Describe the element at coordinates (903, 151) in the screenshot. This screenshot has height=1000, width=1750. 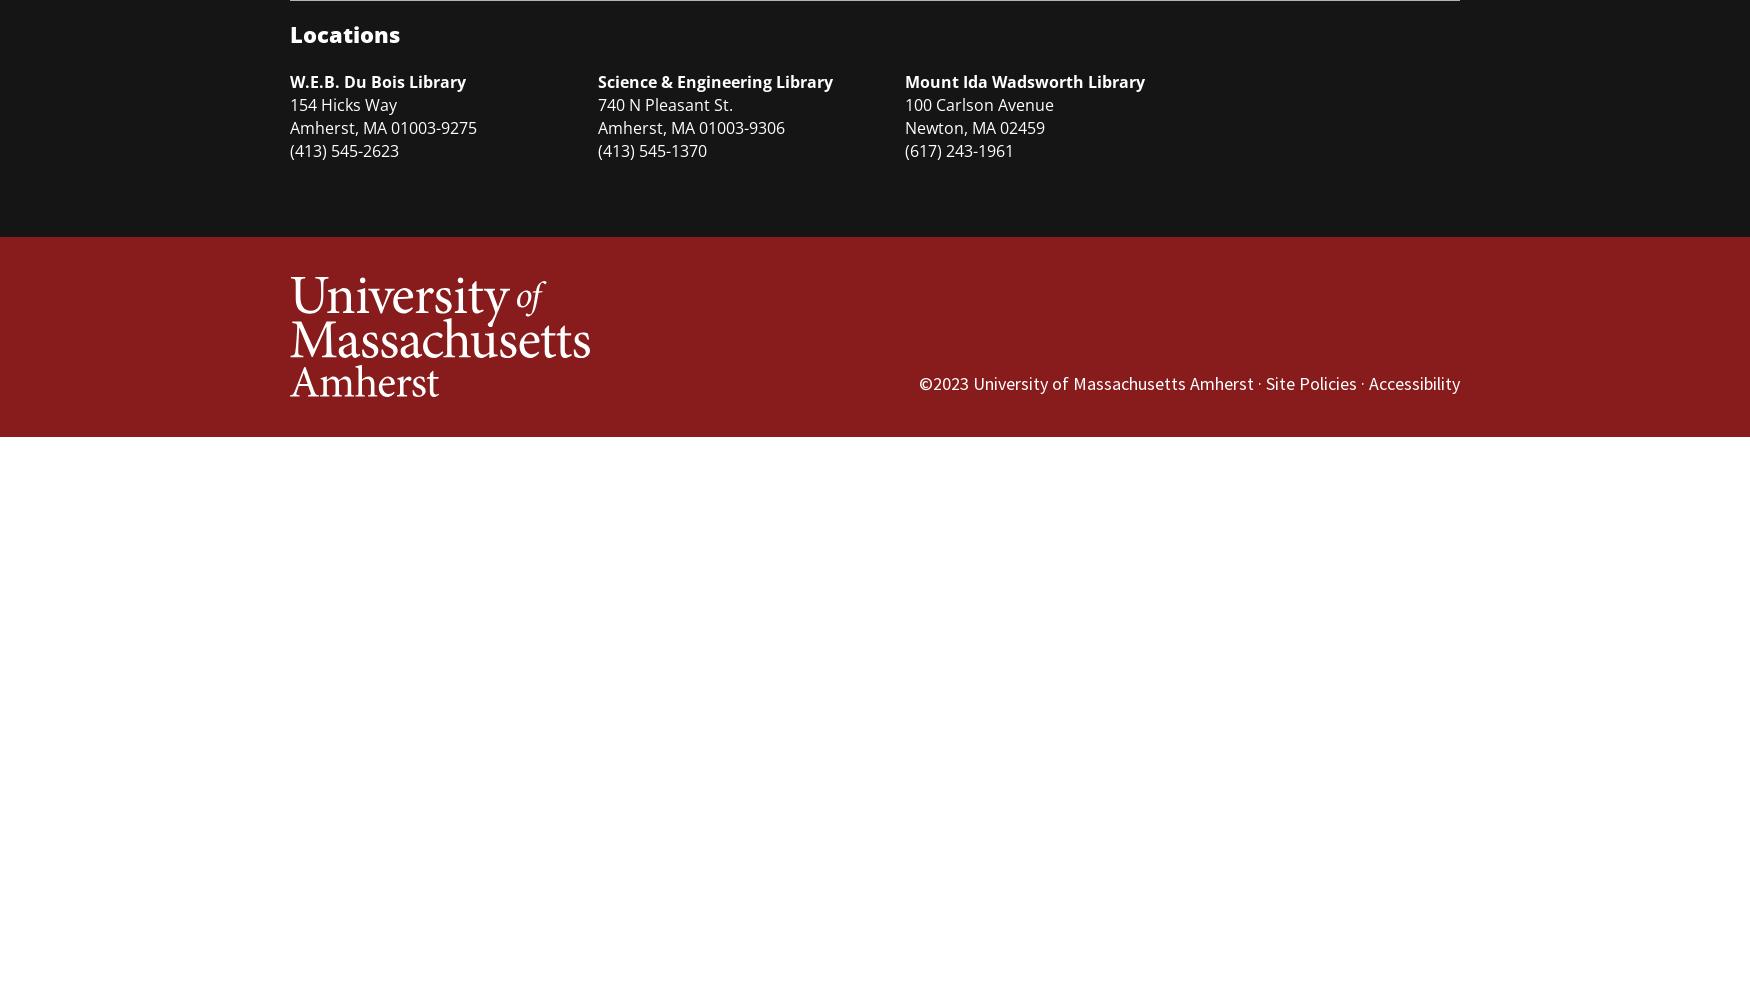
I see `'(617) 243-1961'` at that location.